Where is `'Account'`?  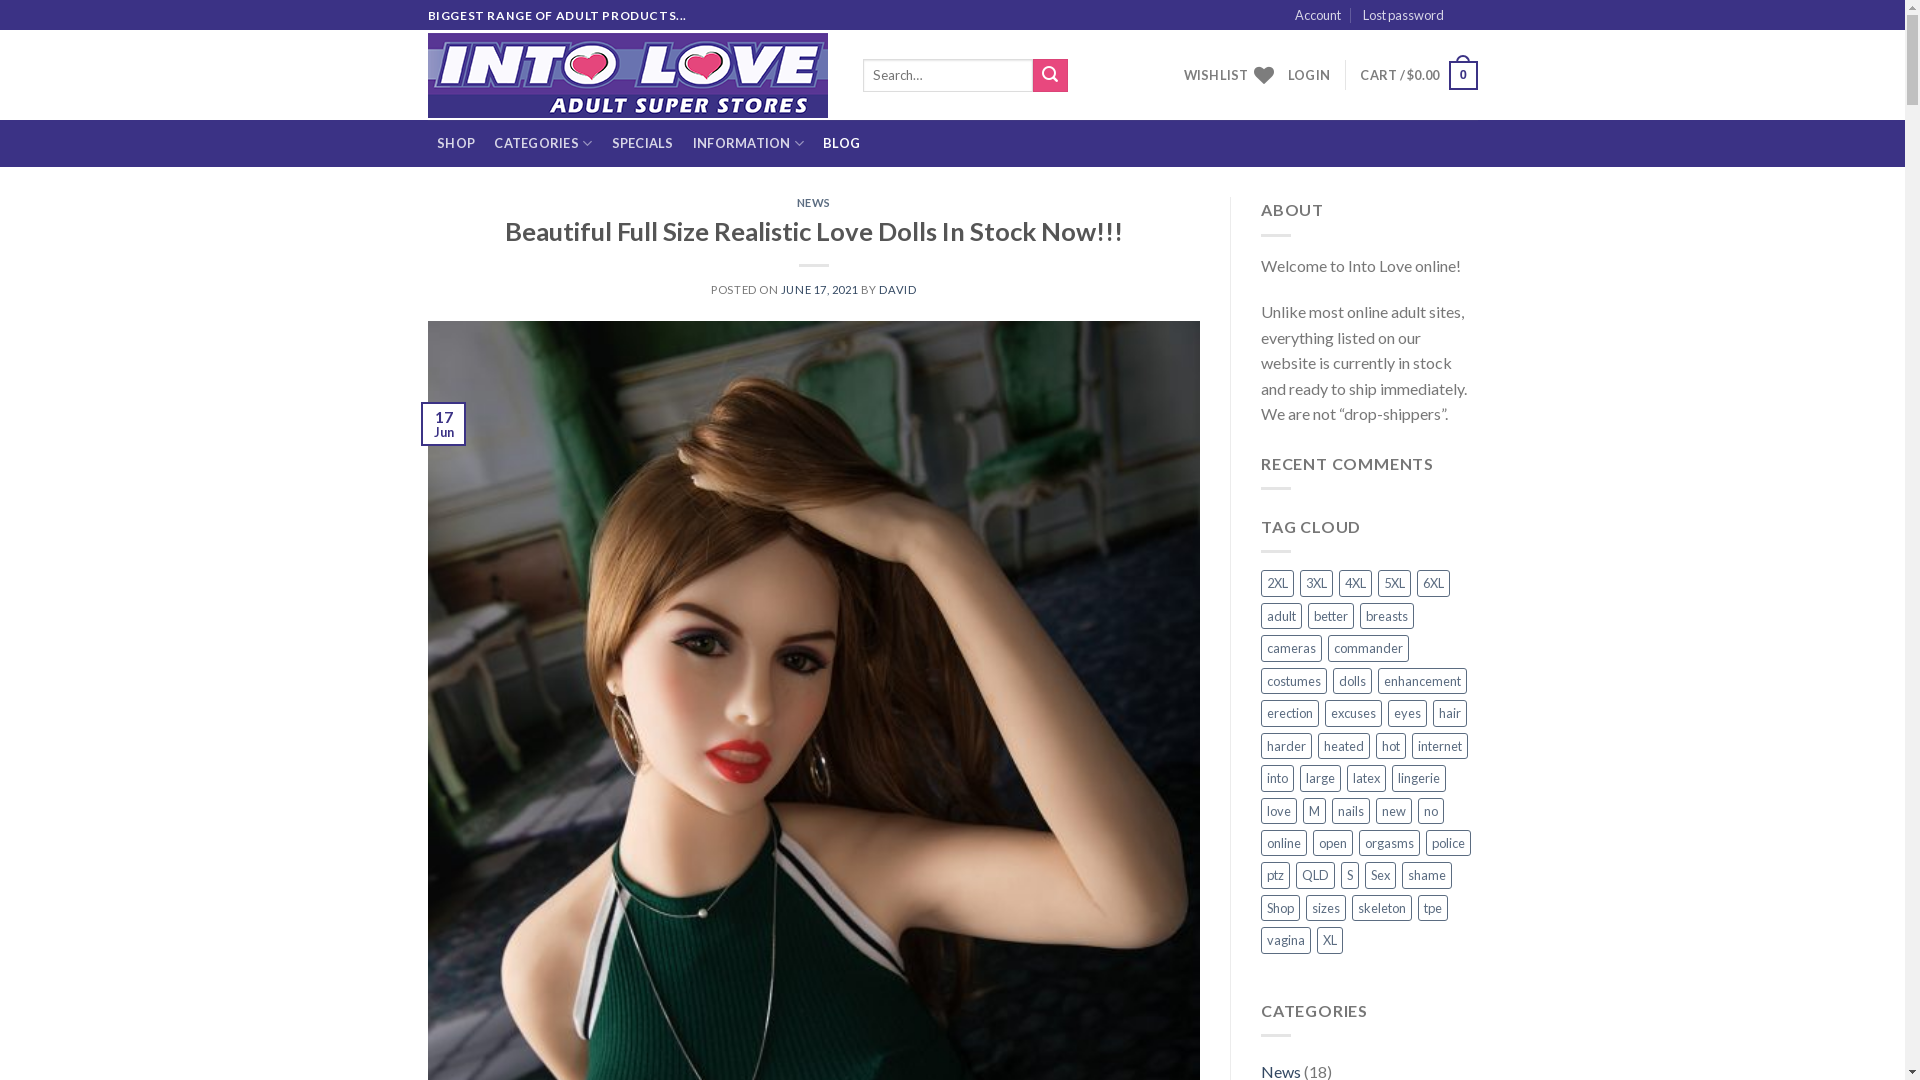
'Account' is located at coordinates (1318, 15).